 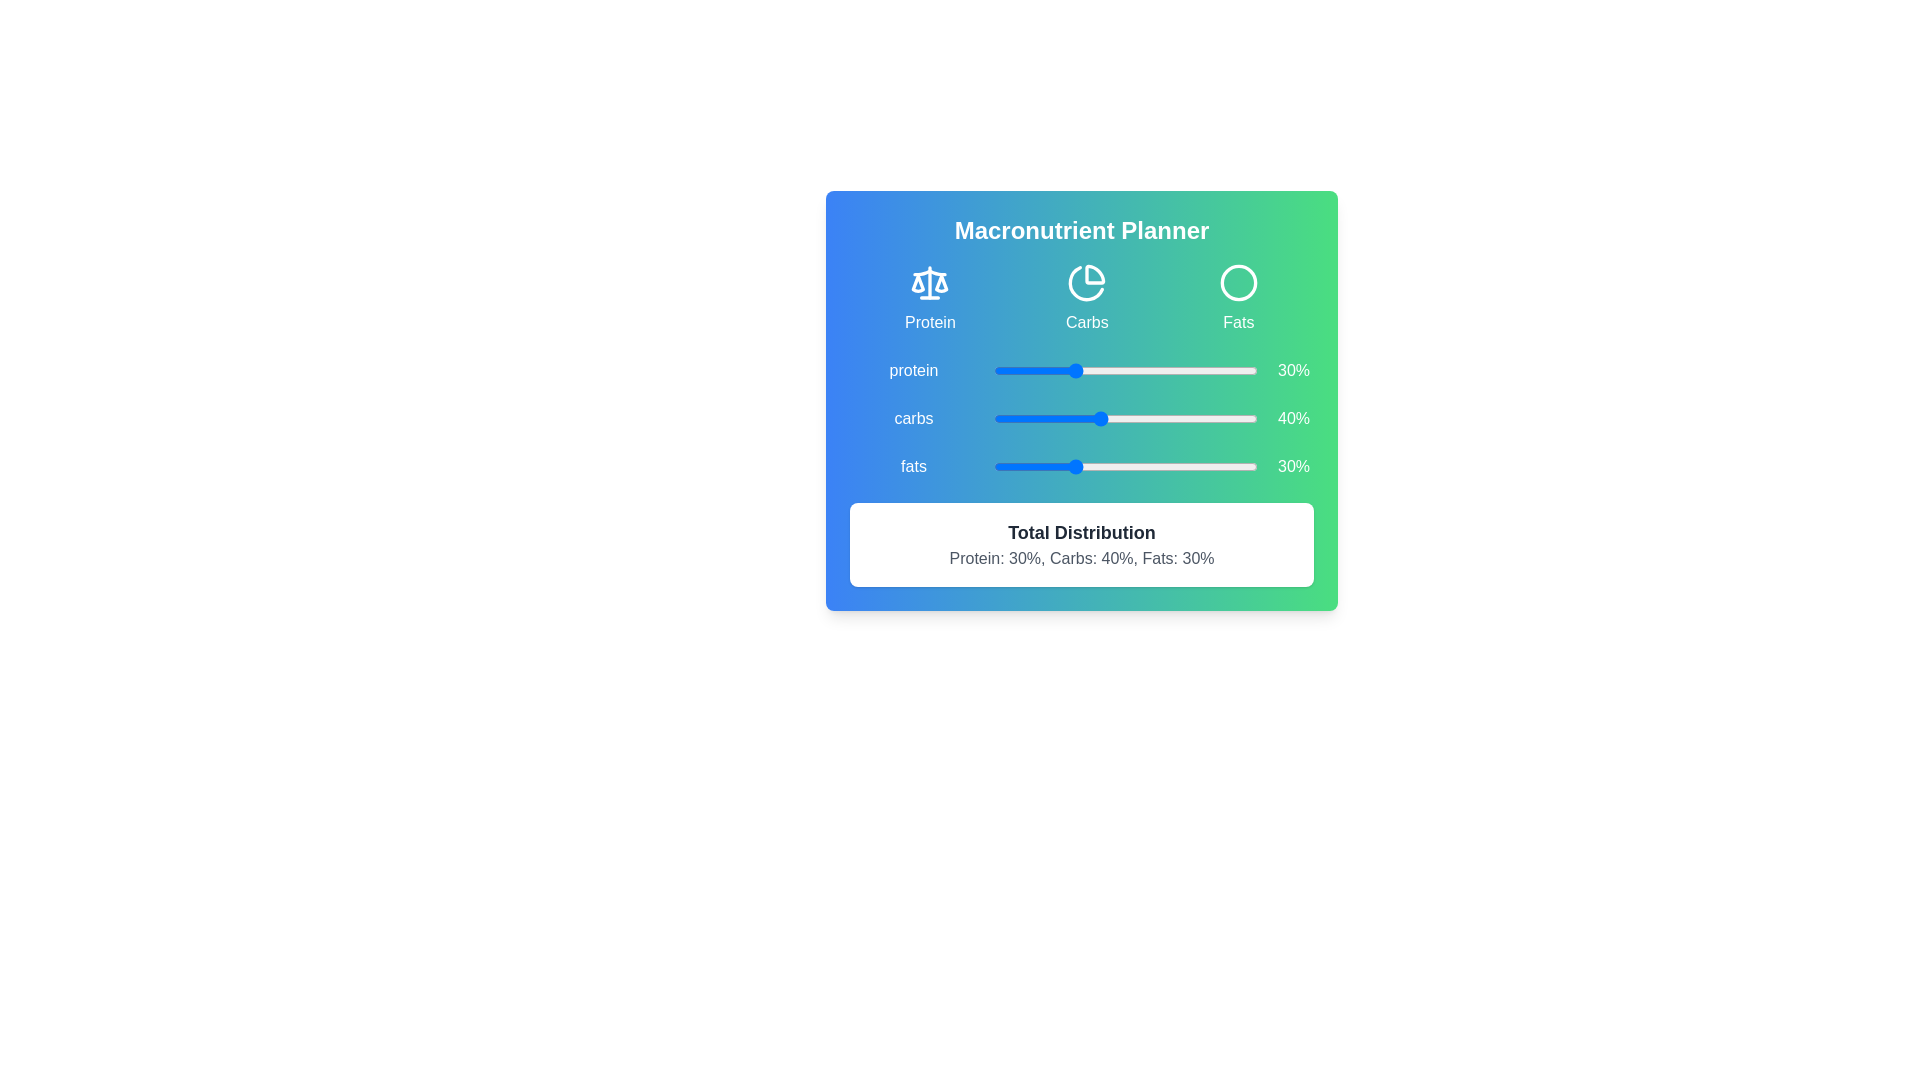 I want to click on the 'Carbs' icon with a pie chart, which is the second of three similar components in the Macronutrient Planner section, featuring a blue outline and white text, so click(x=1086, y=299).